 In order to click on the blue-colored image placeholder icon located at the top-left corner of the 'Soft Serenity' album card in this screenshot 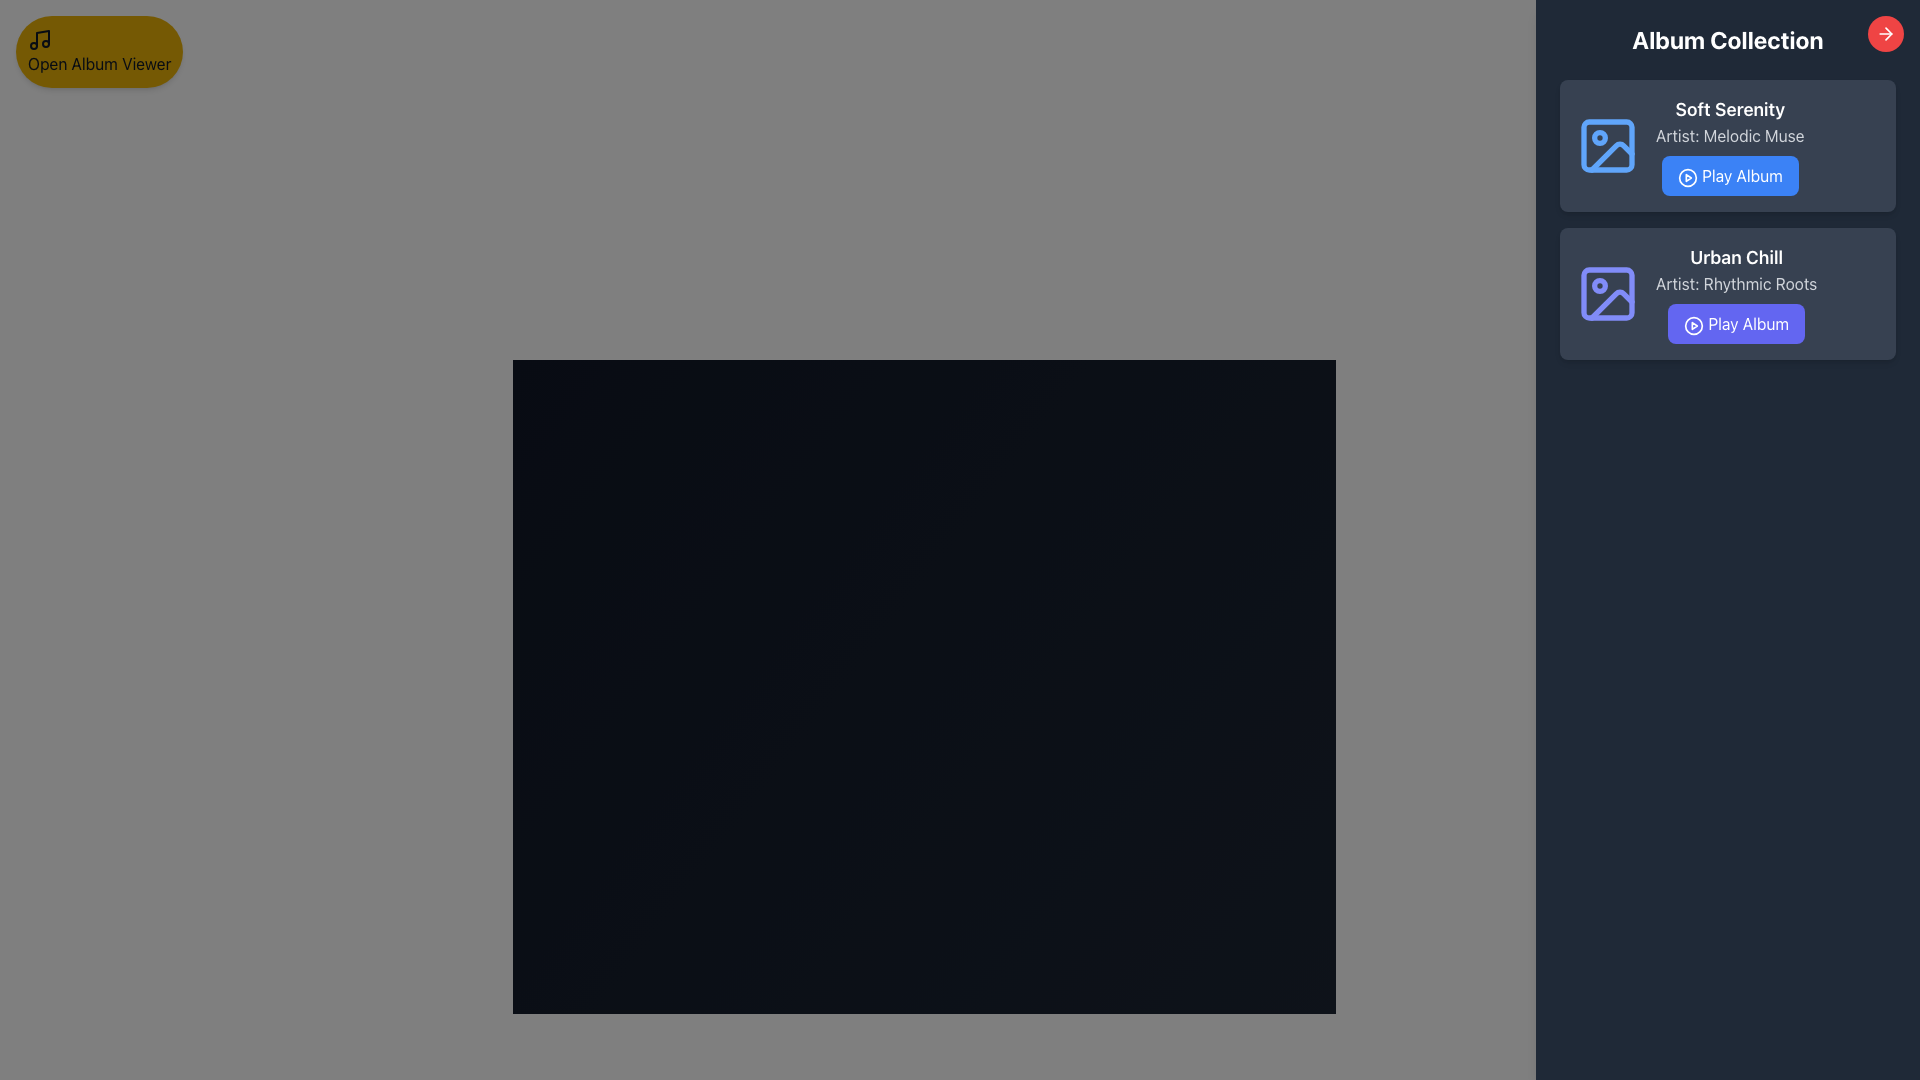, I will do `click(1608, 145)`.